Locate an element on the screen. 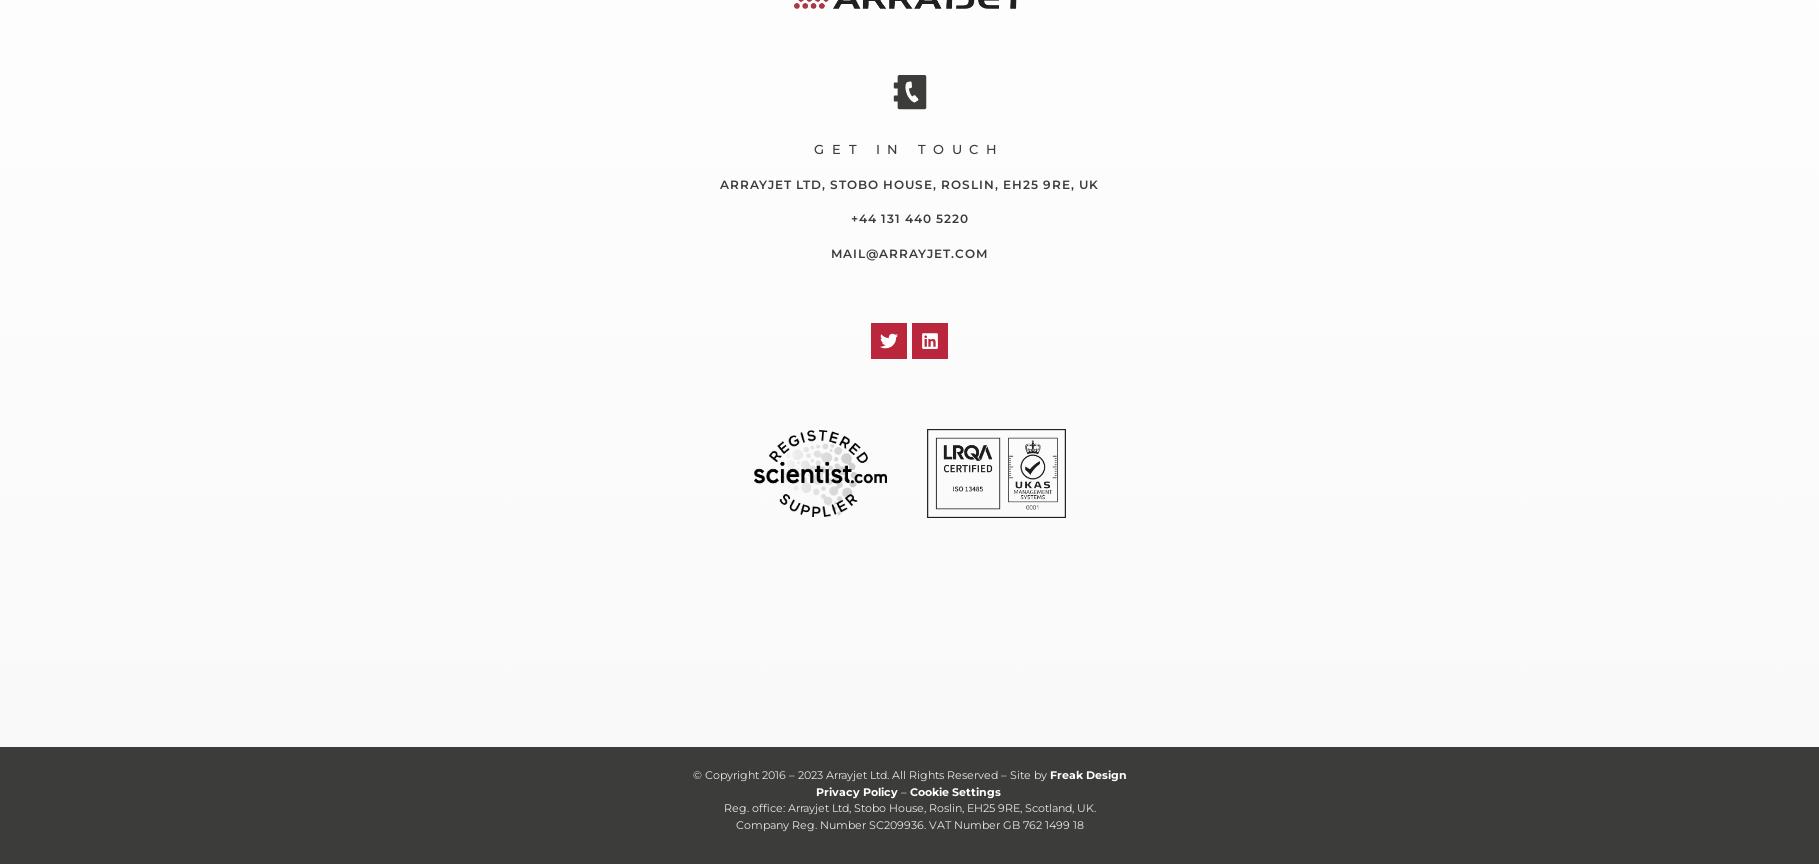 The image size is (1819, 864). 'Privacy Policy' is located at coordinates (856, 789).